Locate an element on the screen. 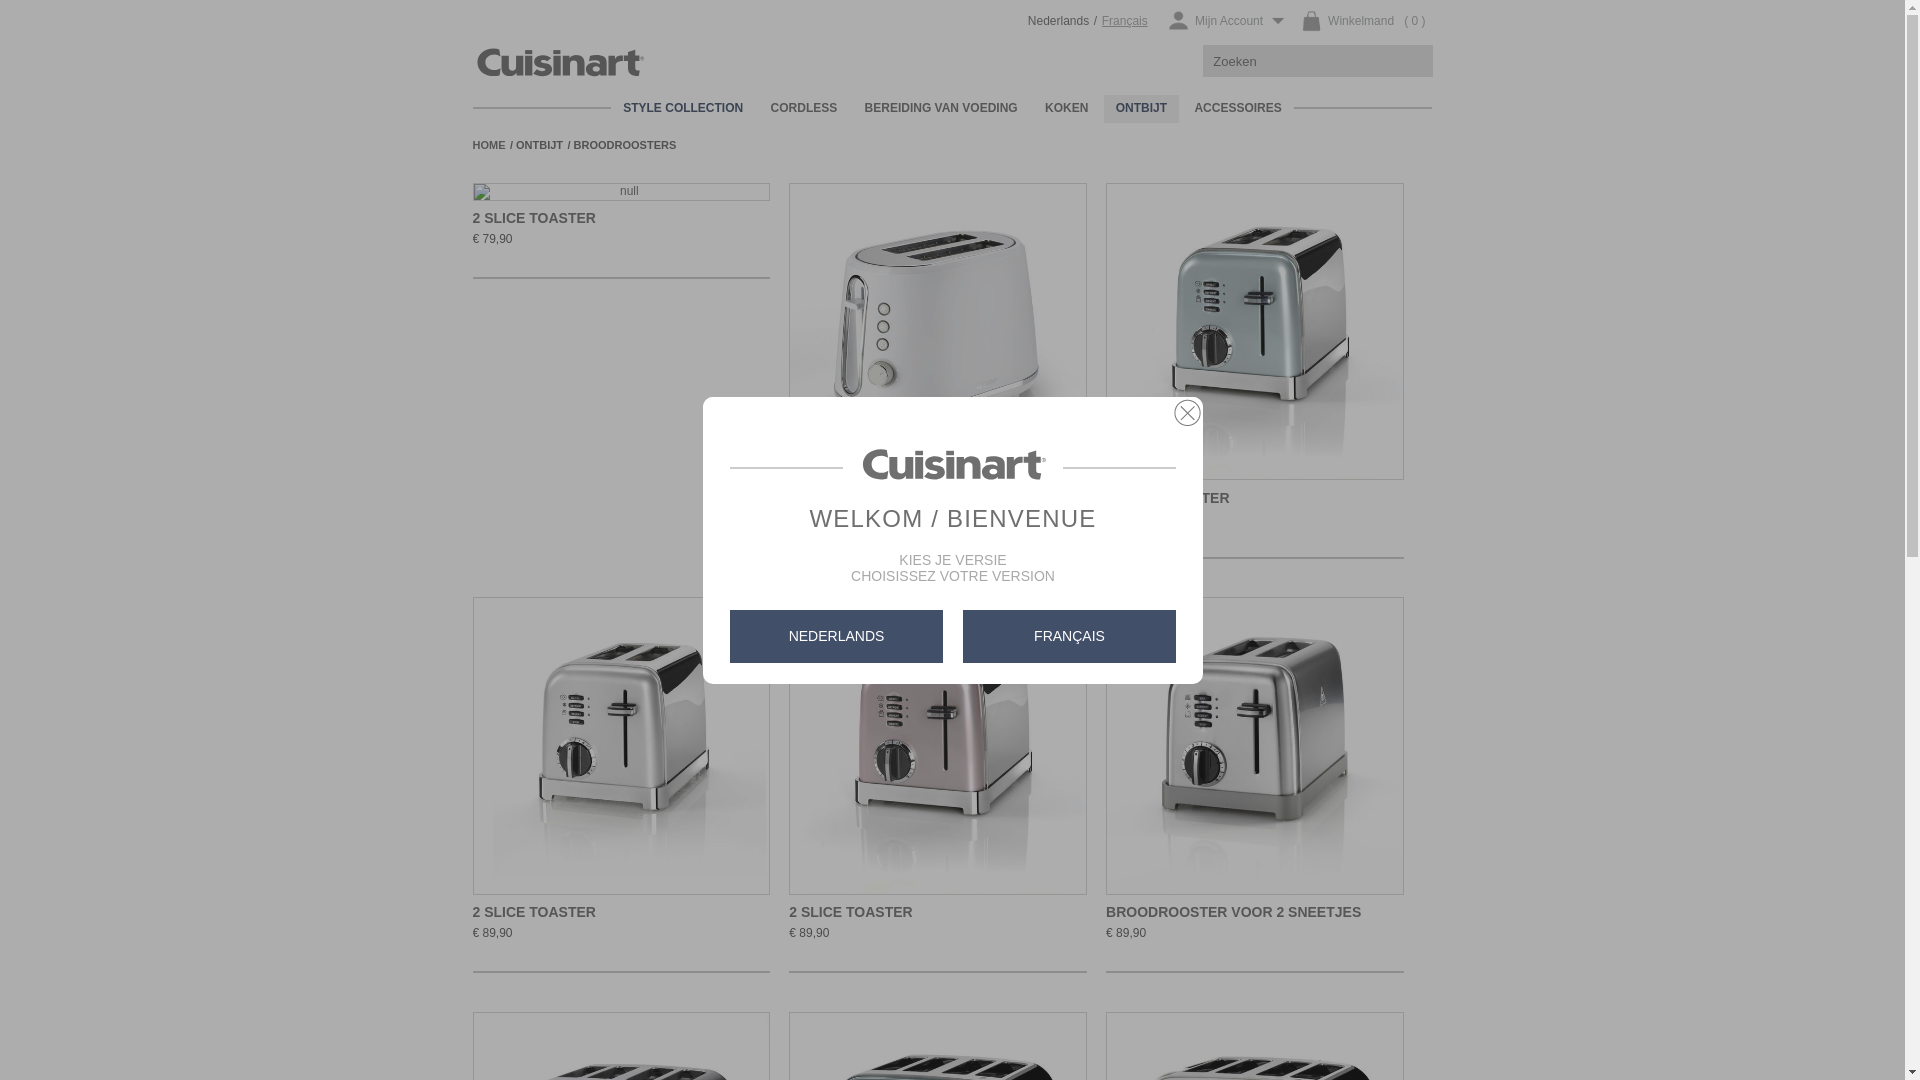  '2 SLICE TOASTER' is located at coordinates (533, 911).